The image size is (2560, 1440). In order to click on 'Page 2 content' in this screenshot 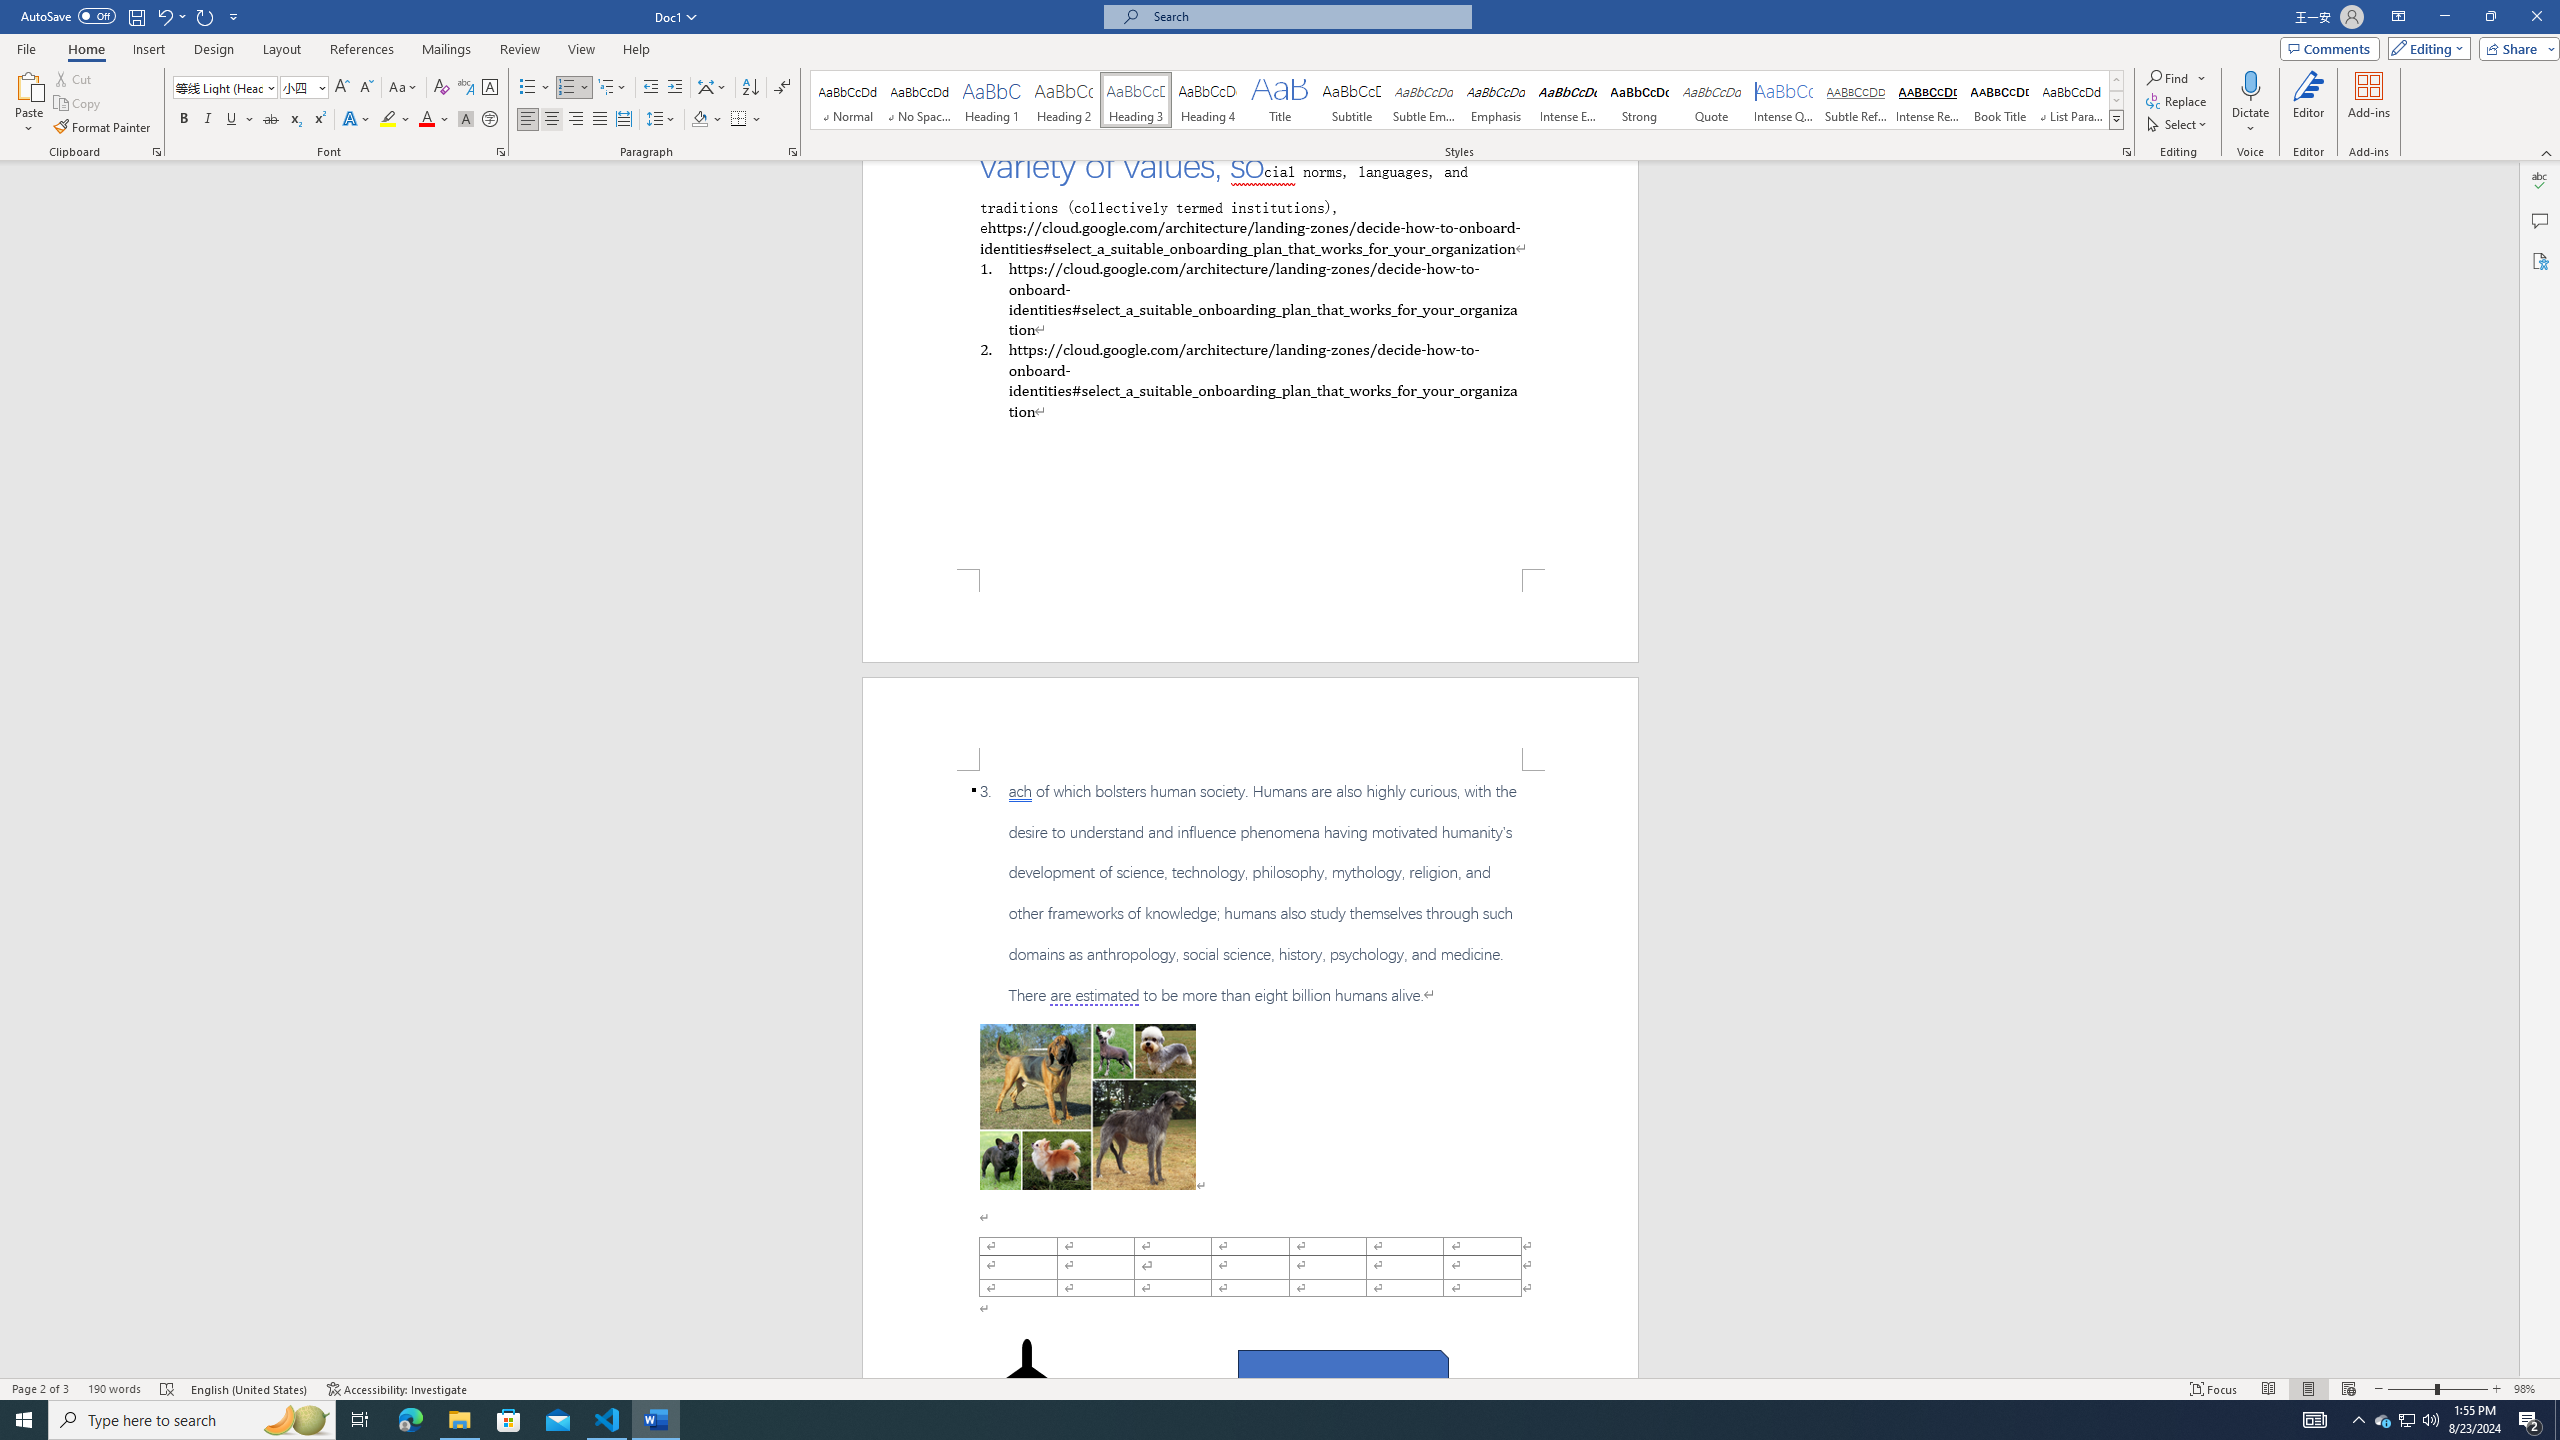, I will do `click(1250, 1073)`.